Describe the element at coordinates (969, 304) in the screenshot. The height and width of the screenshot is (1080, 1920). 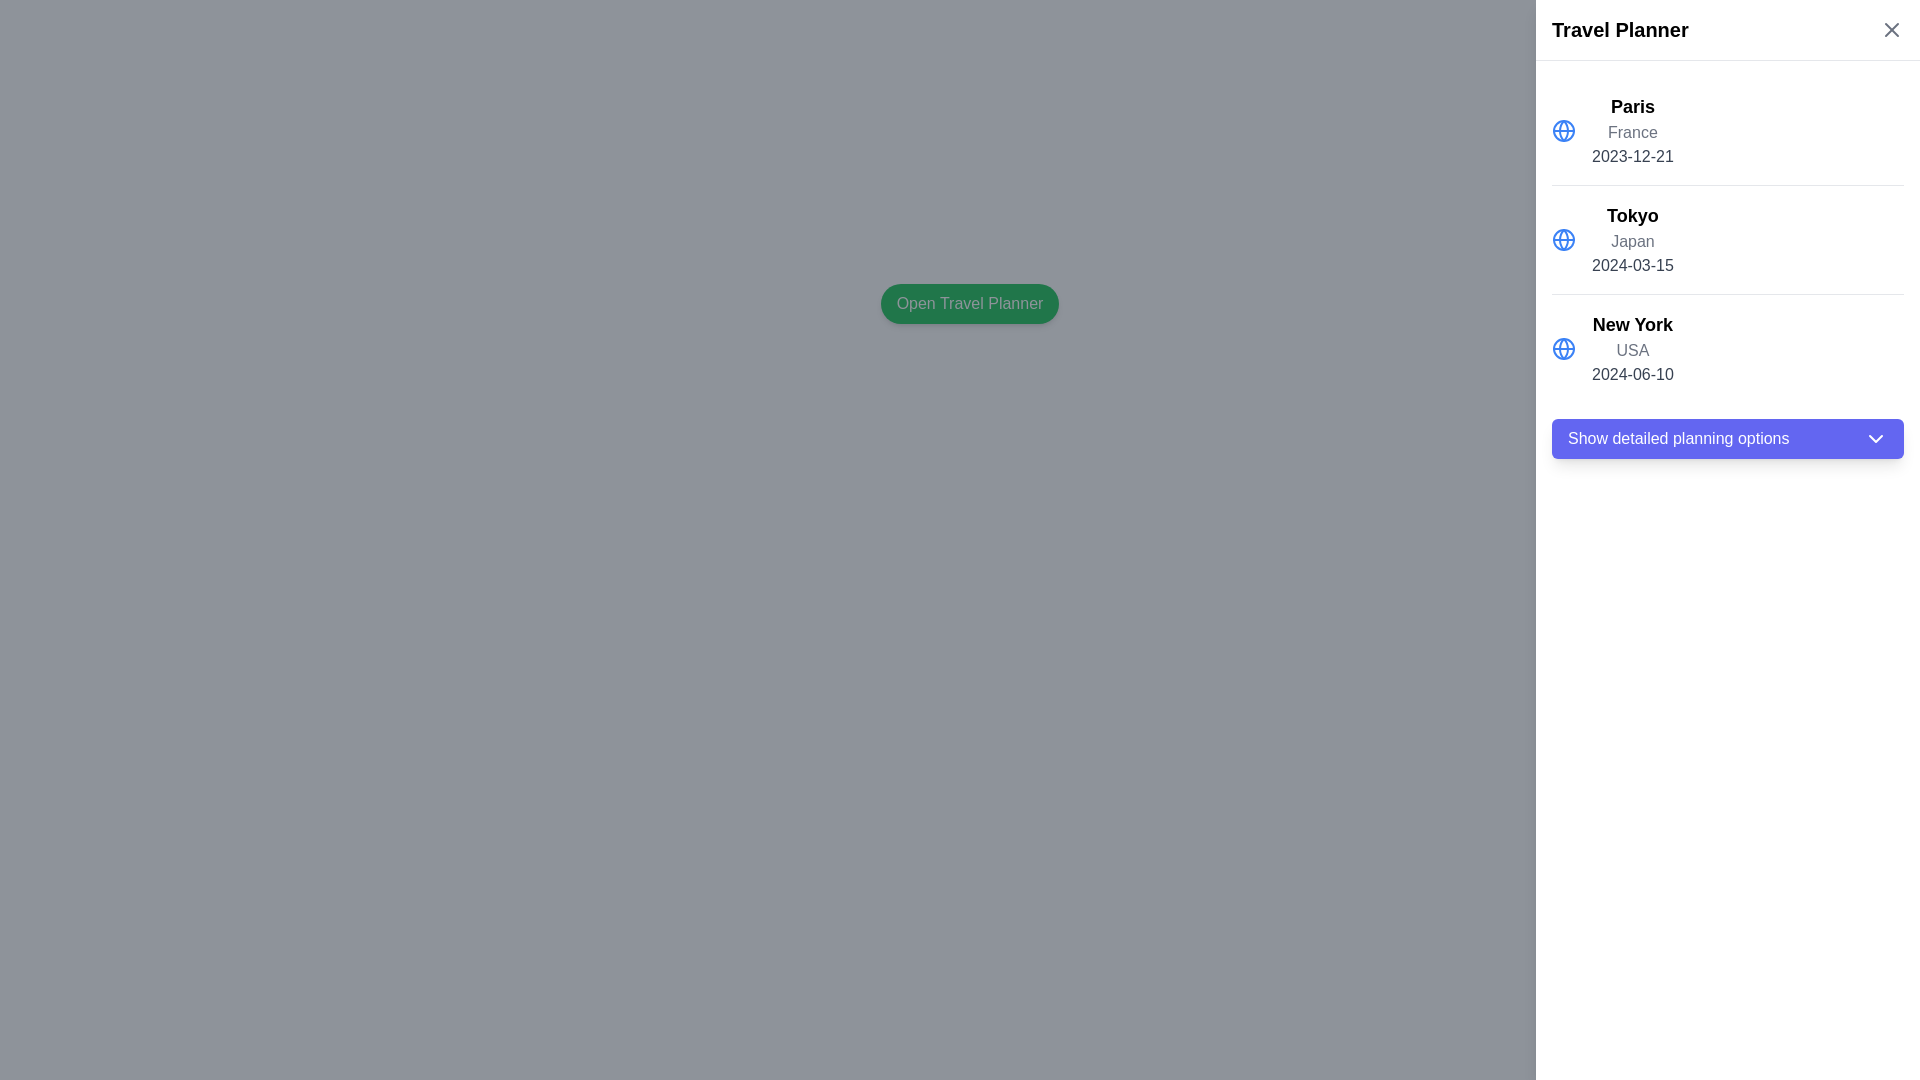
I see `the button with green background and white text reading 'Open Travel Planner'` at that location.